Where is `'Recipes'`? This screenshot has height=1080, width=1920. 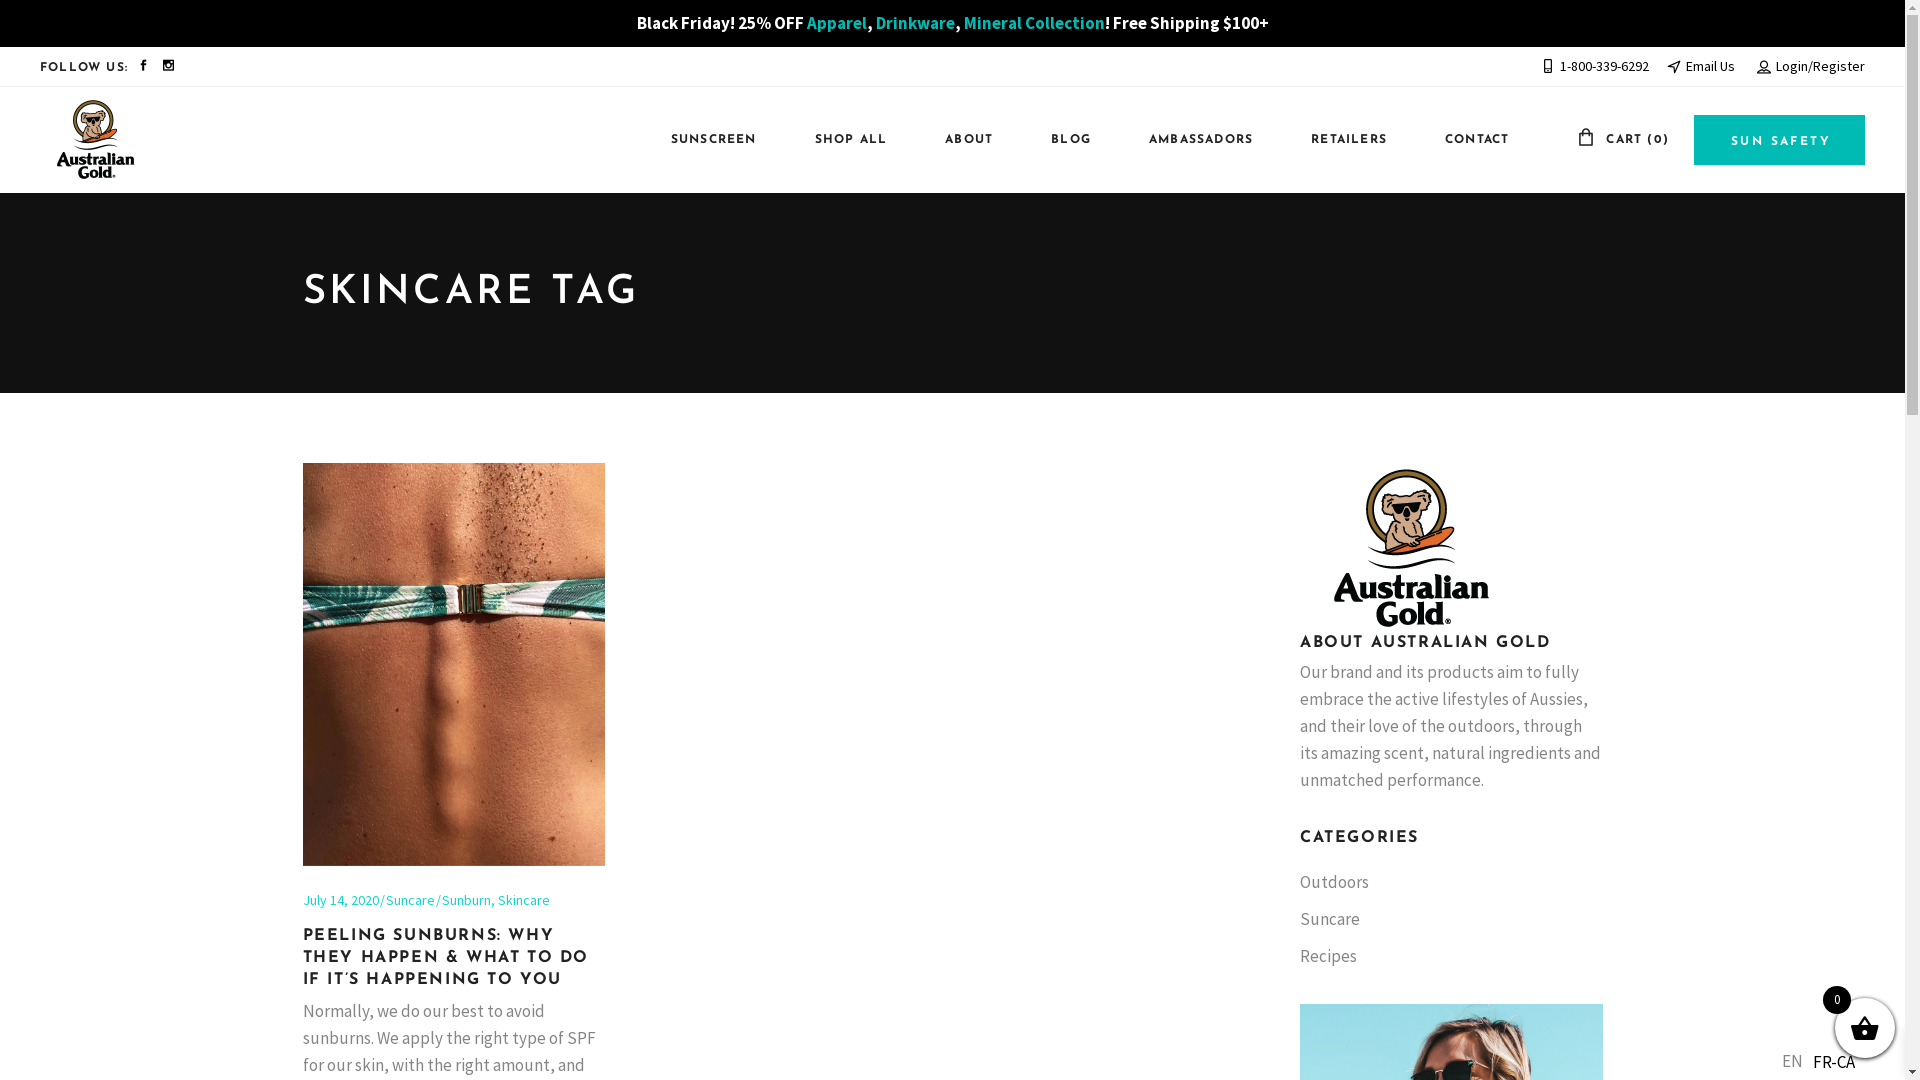 'Recipes' is located at coordinates (1328, 955).